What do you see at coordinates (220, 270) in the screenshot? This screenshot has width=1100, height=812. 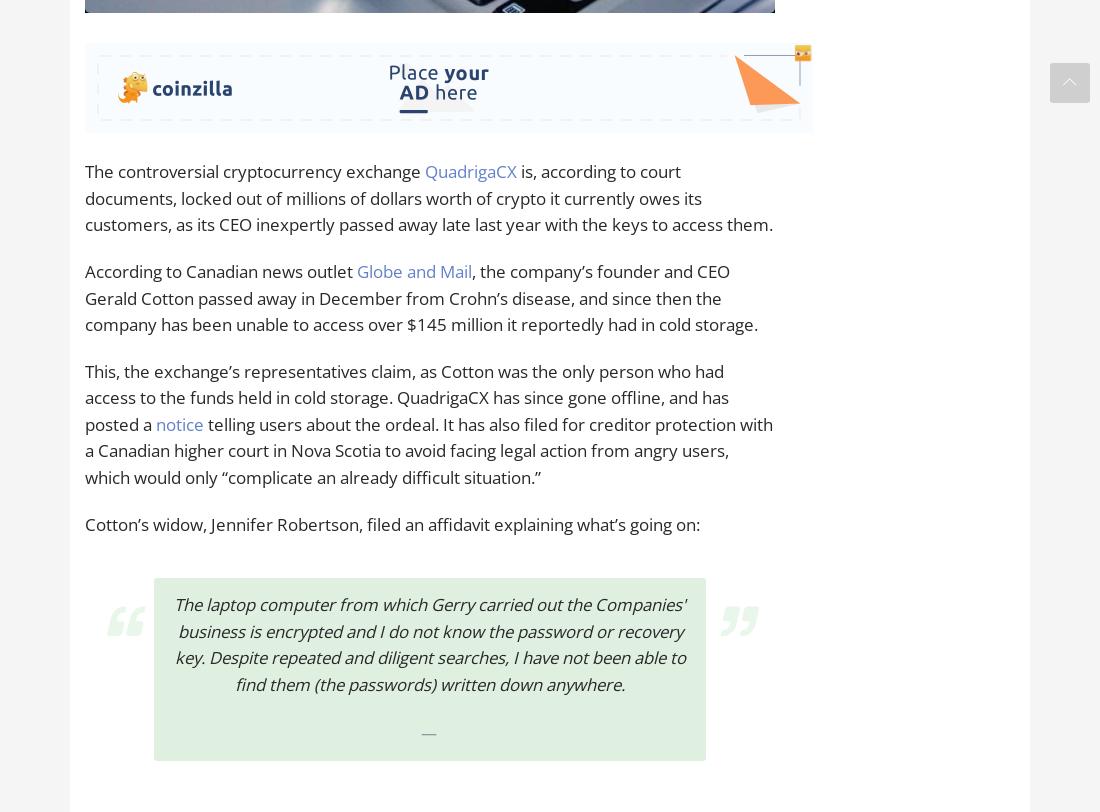 I see `'According to Canadian news outlet'` at bounding box center [220, 270].